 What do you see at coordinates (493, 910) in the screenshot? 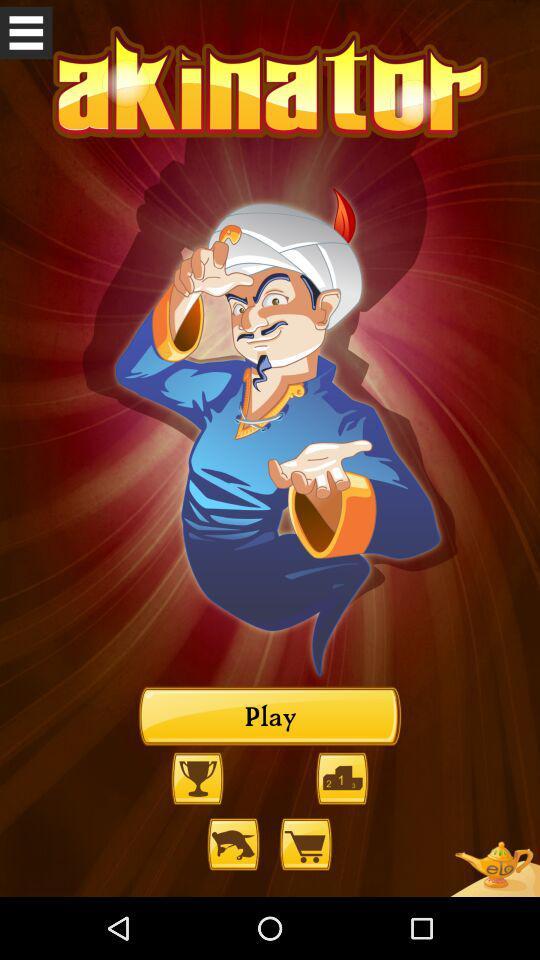
I see `the star icon` at bounding box center [493, 910].